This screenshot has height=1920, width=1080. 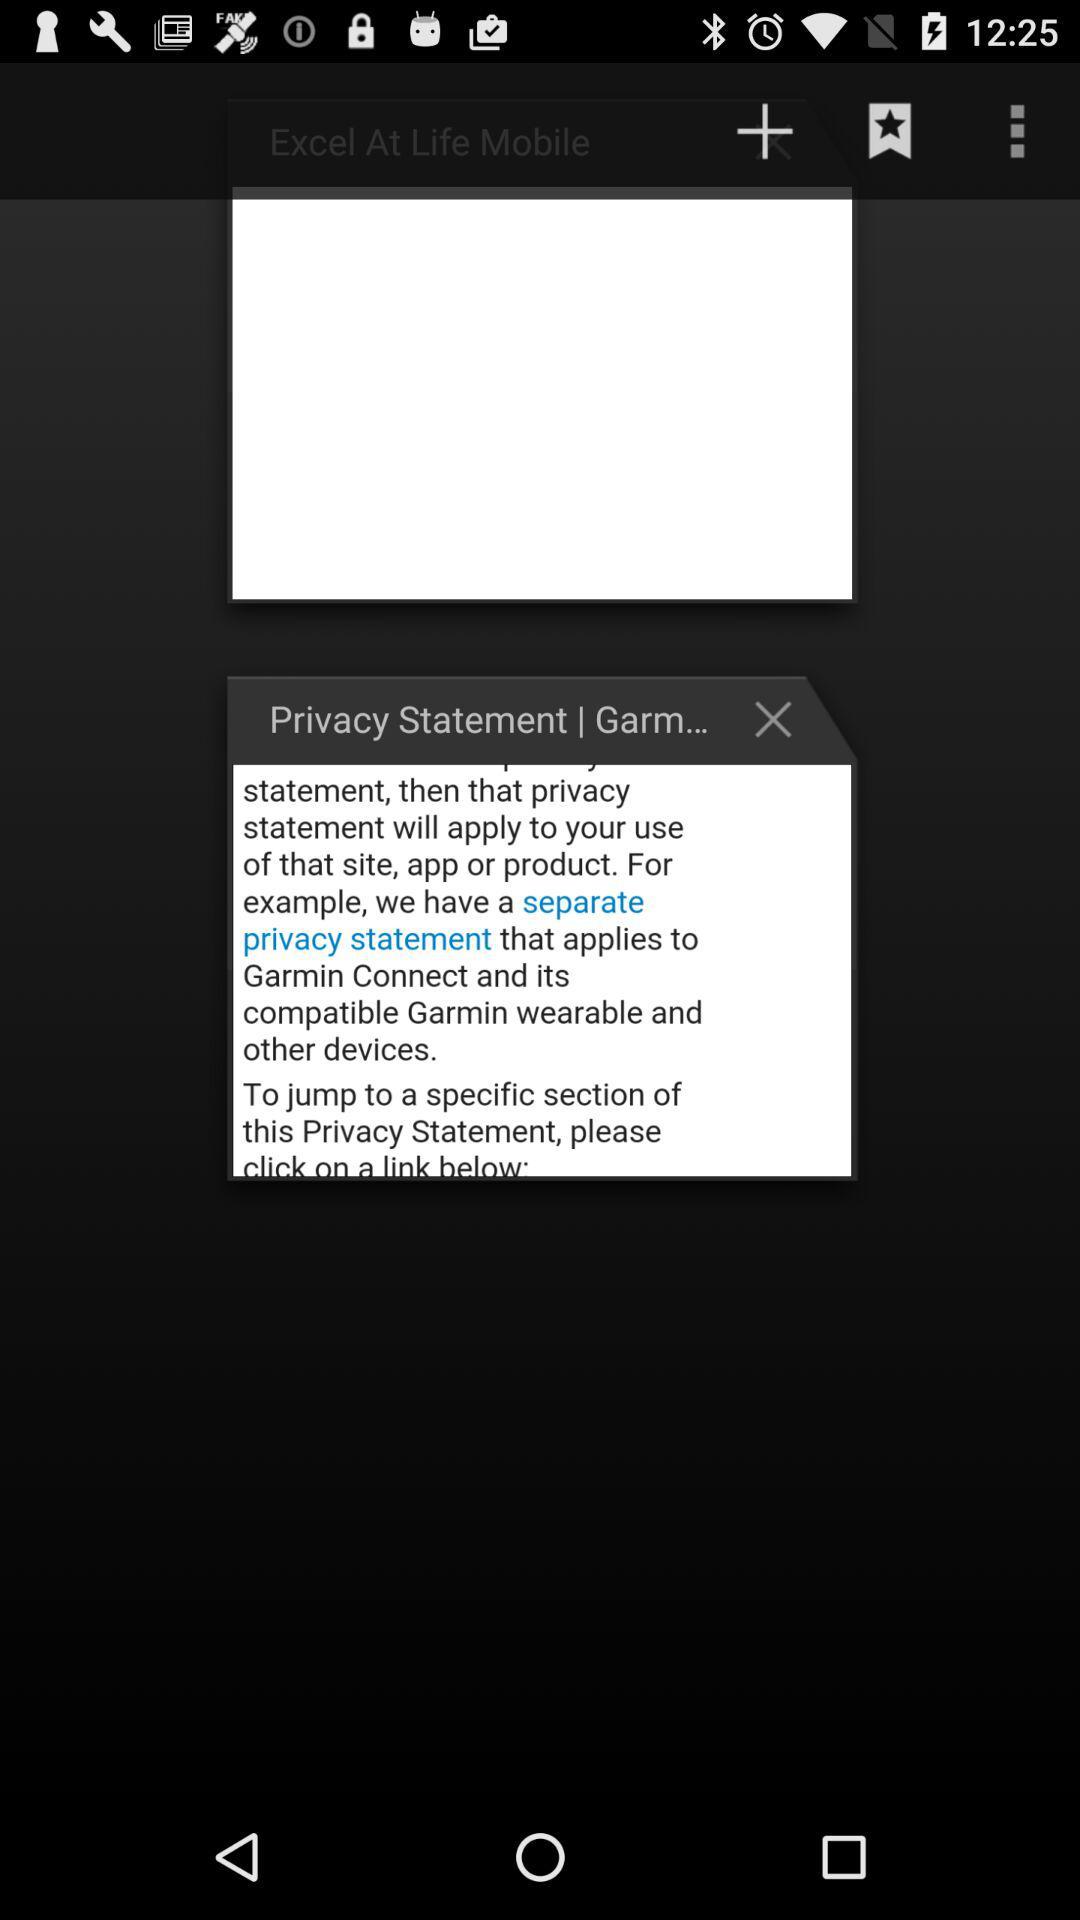 What do you see at coordinates (1017, 139) in the screenshot?
I see `the more icon` at bounding box center [1017, 139].